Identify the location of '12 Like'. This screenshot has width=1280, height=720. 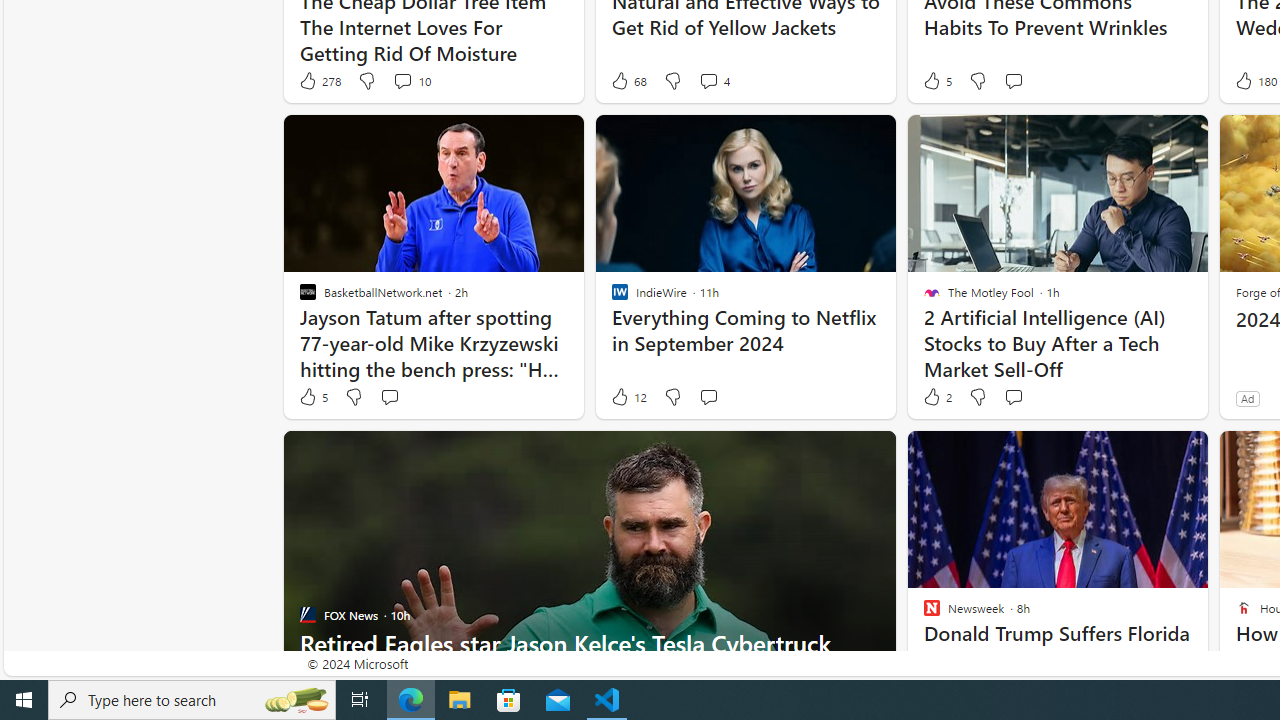
(627, 397).